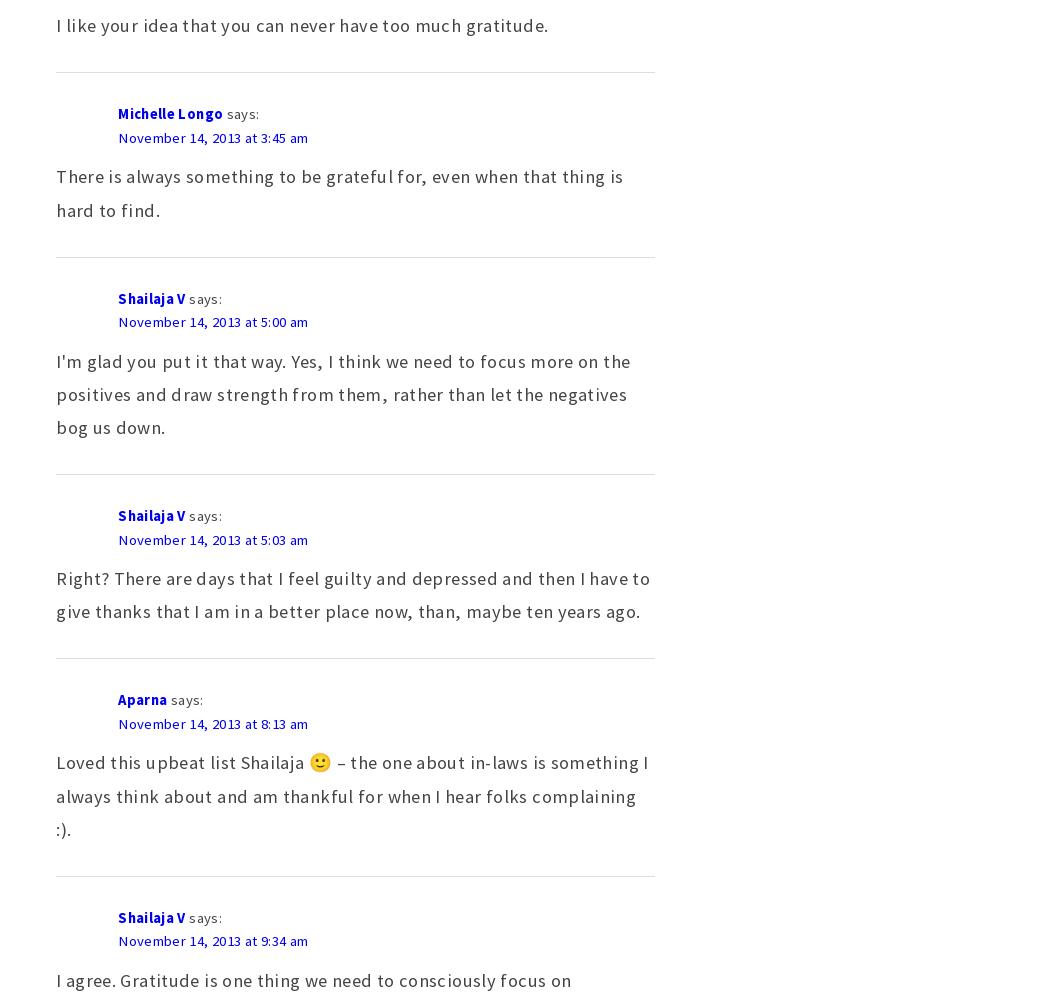 The width and height of the screenshot is (1050, 999). Describe the element at coordinates (352, 595) in the screenshot. I see `'Right?  There are days that I feel guilty and depressed and then I have to give thanks that I am in a better place now, than, maybe ten years ago.'` at that location.